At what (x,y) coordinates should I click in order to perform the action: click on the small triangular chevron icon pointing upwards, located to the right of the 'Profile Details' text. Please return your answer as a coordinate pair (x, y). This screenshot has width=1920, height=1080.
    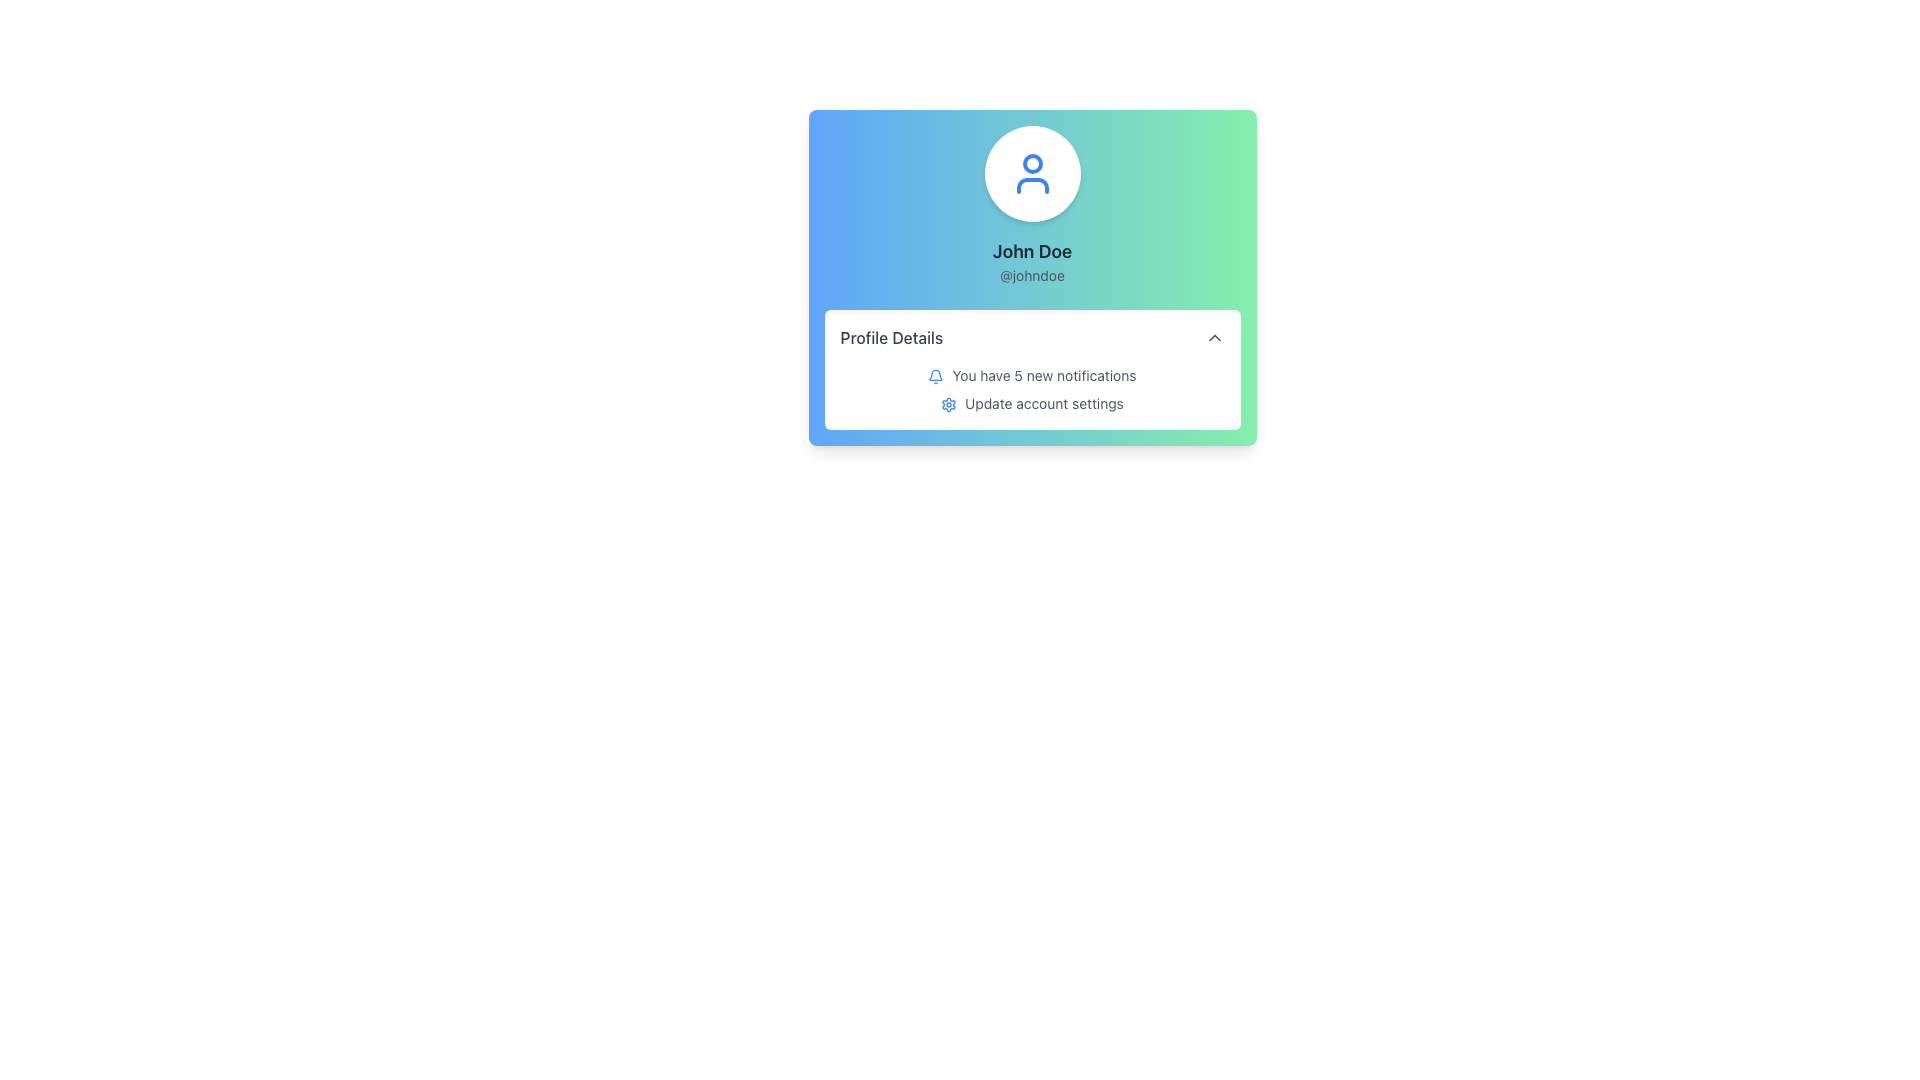
    Looking at the image, I should click on (1213, 337).